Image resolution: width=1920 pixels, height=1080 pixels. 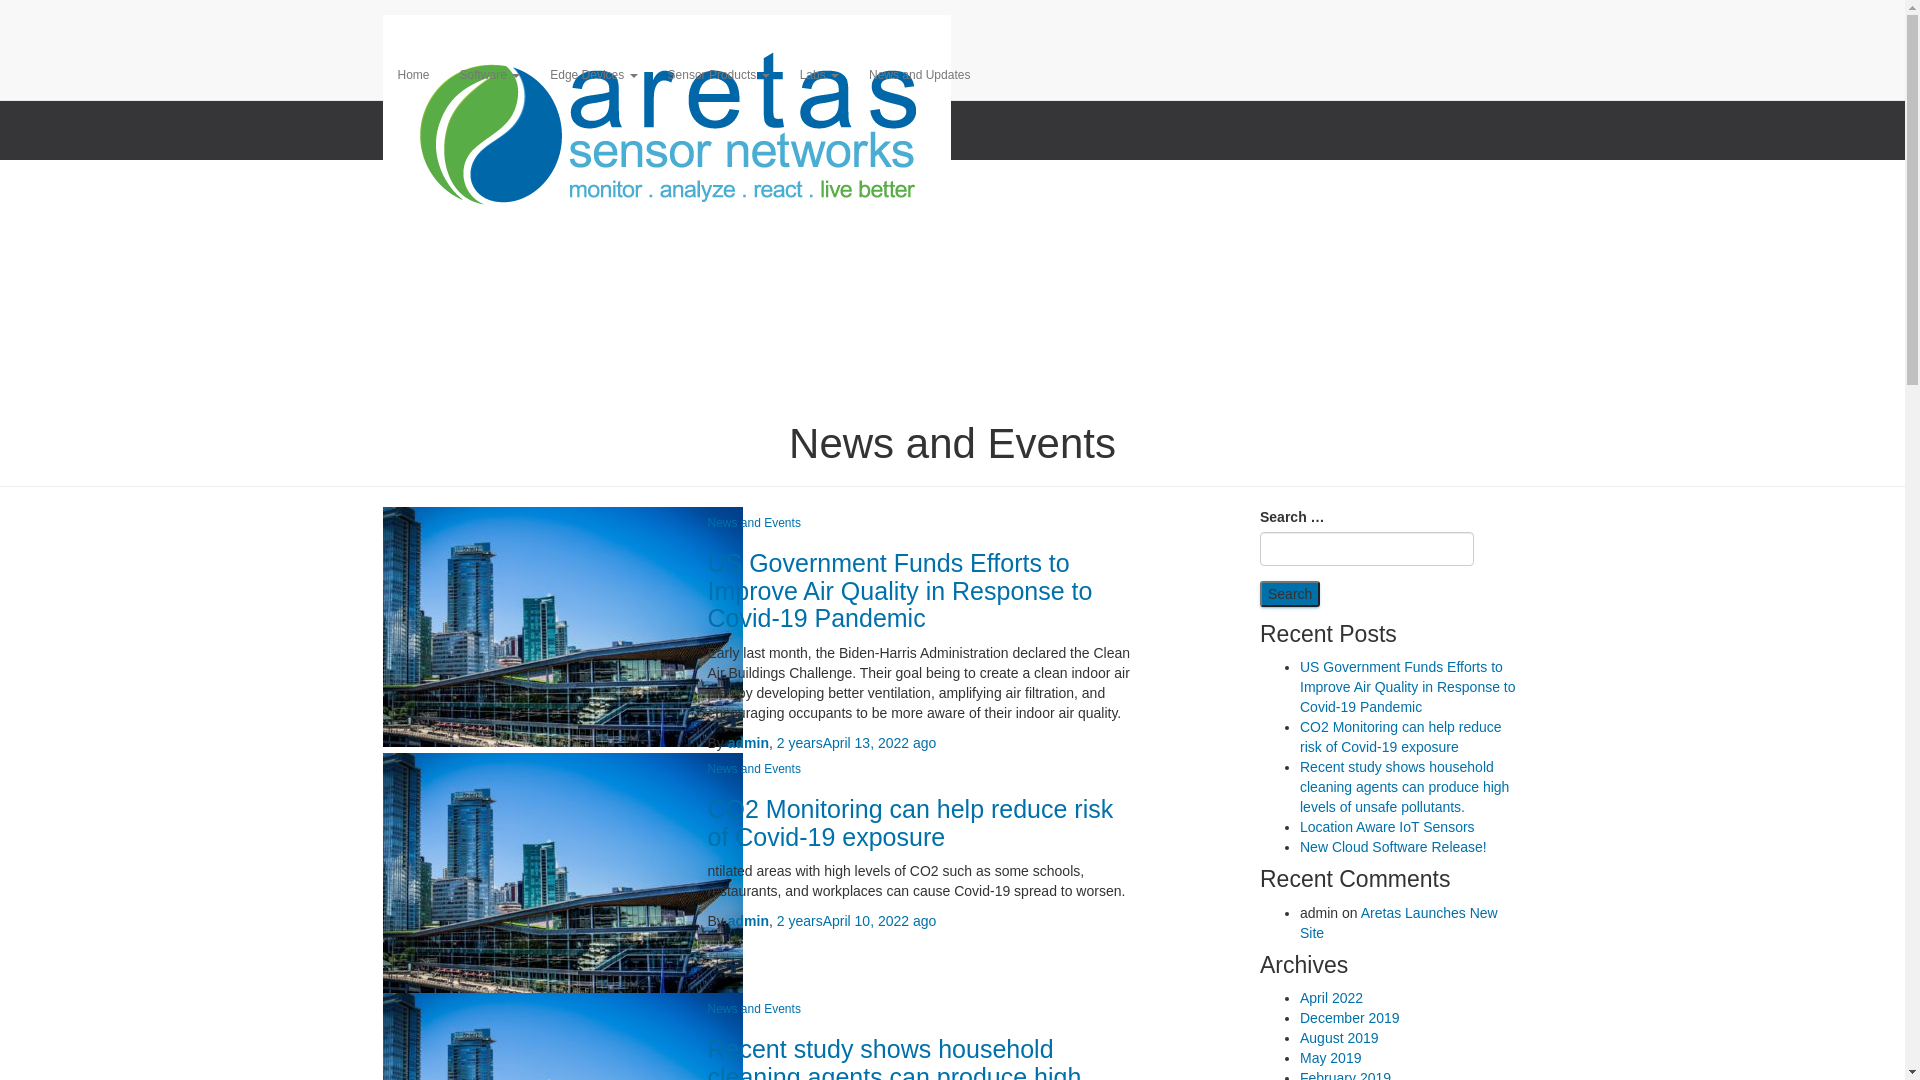 What do you see at coordinates (1331, 998) in the screenshot?
I see `'April 2022'` at bounding box center [1331, 998].